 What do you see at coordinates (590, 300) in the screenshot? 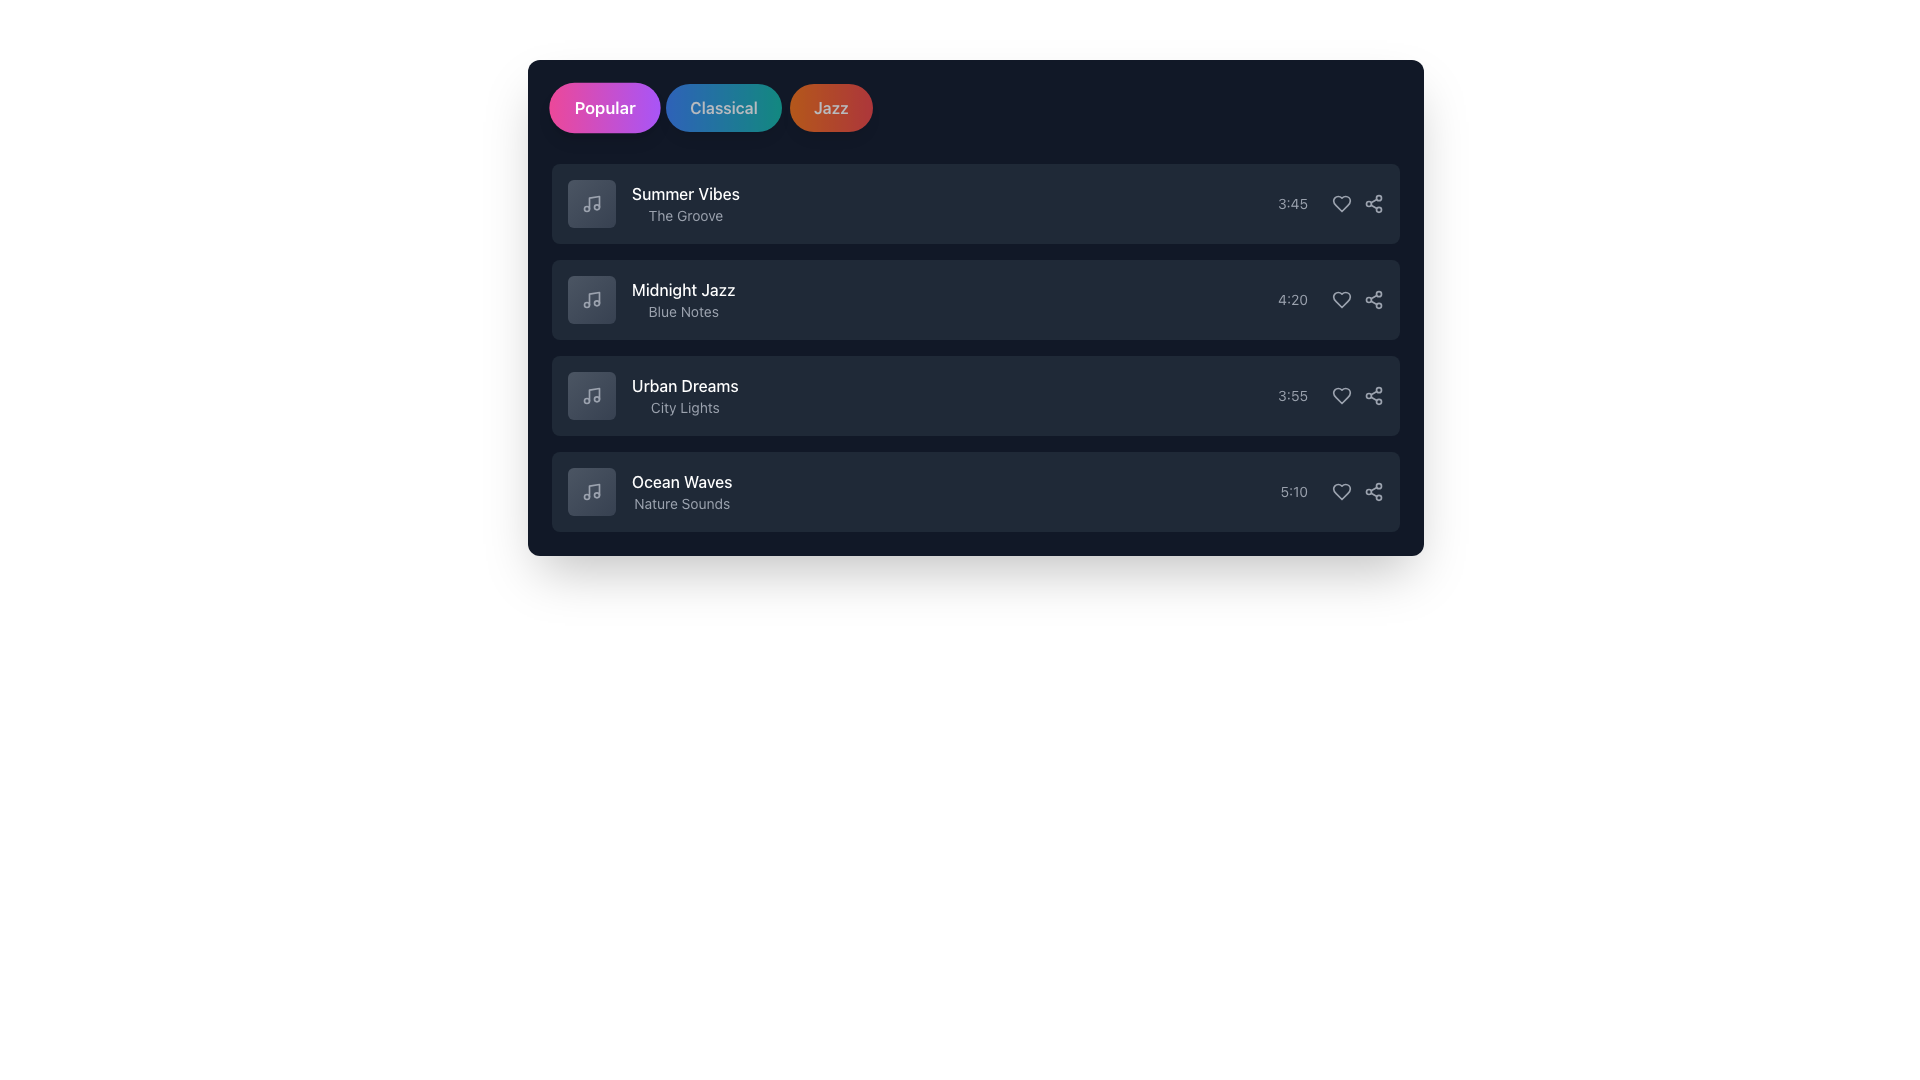
I see `the decorative graphic icon representing the music track 'Midnight Jazz', located towards the left side of the second row, adjacent to its title` at bounding box center [590, 300].